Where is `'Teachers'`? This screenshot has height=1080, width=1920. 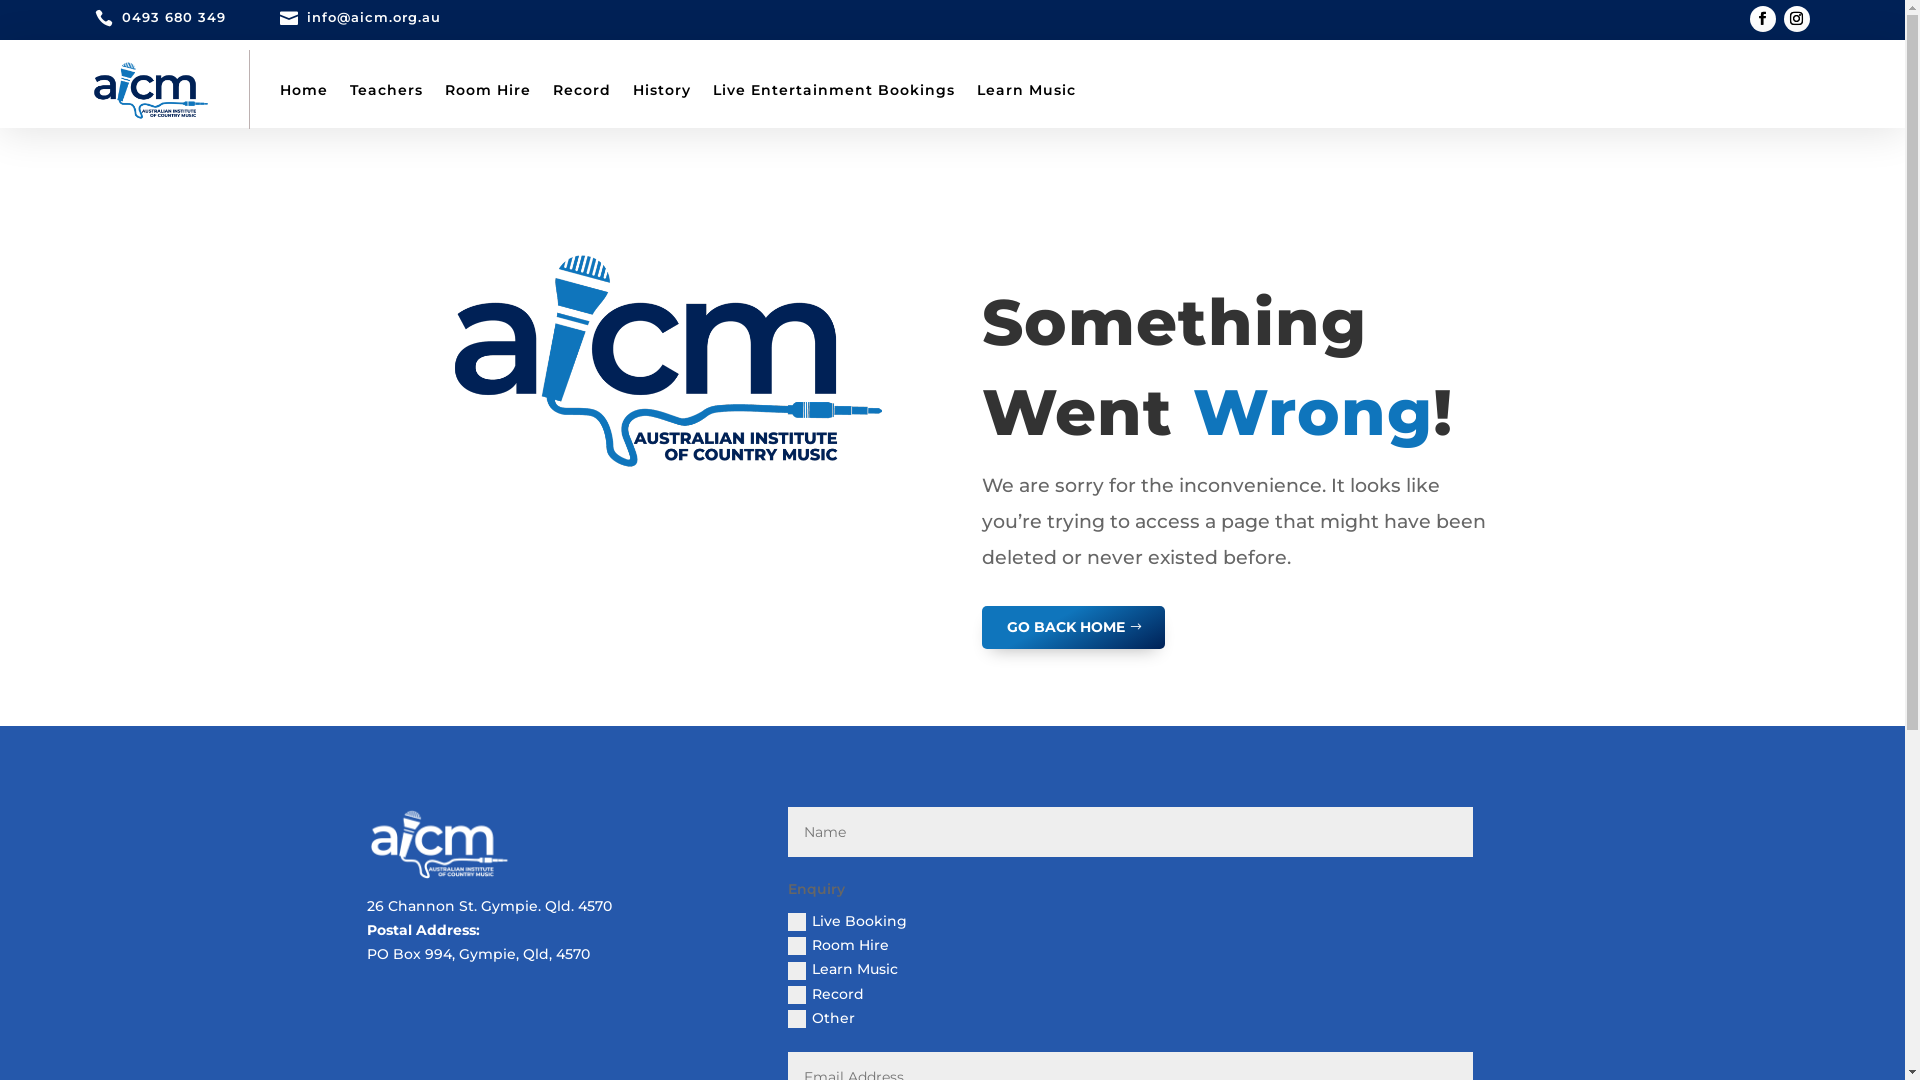 'Teachers' is located at coordinates (386, 88).